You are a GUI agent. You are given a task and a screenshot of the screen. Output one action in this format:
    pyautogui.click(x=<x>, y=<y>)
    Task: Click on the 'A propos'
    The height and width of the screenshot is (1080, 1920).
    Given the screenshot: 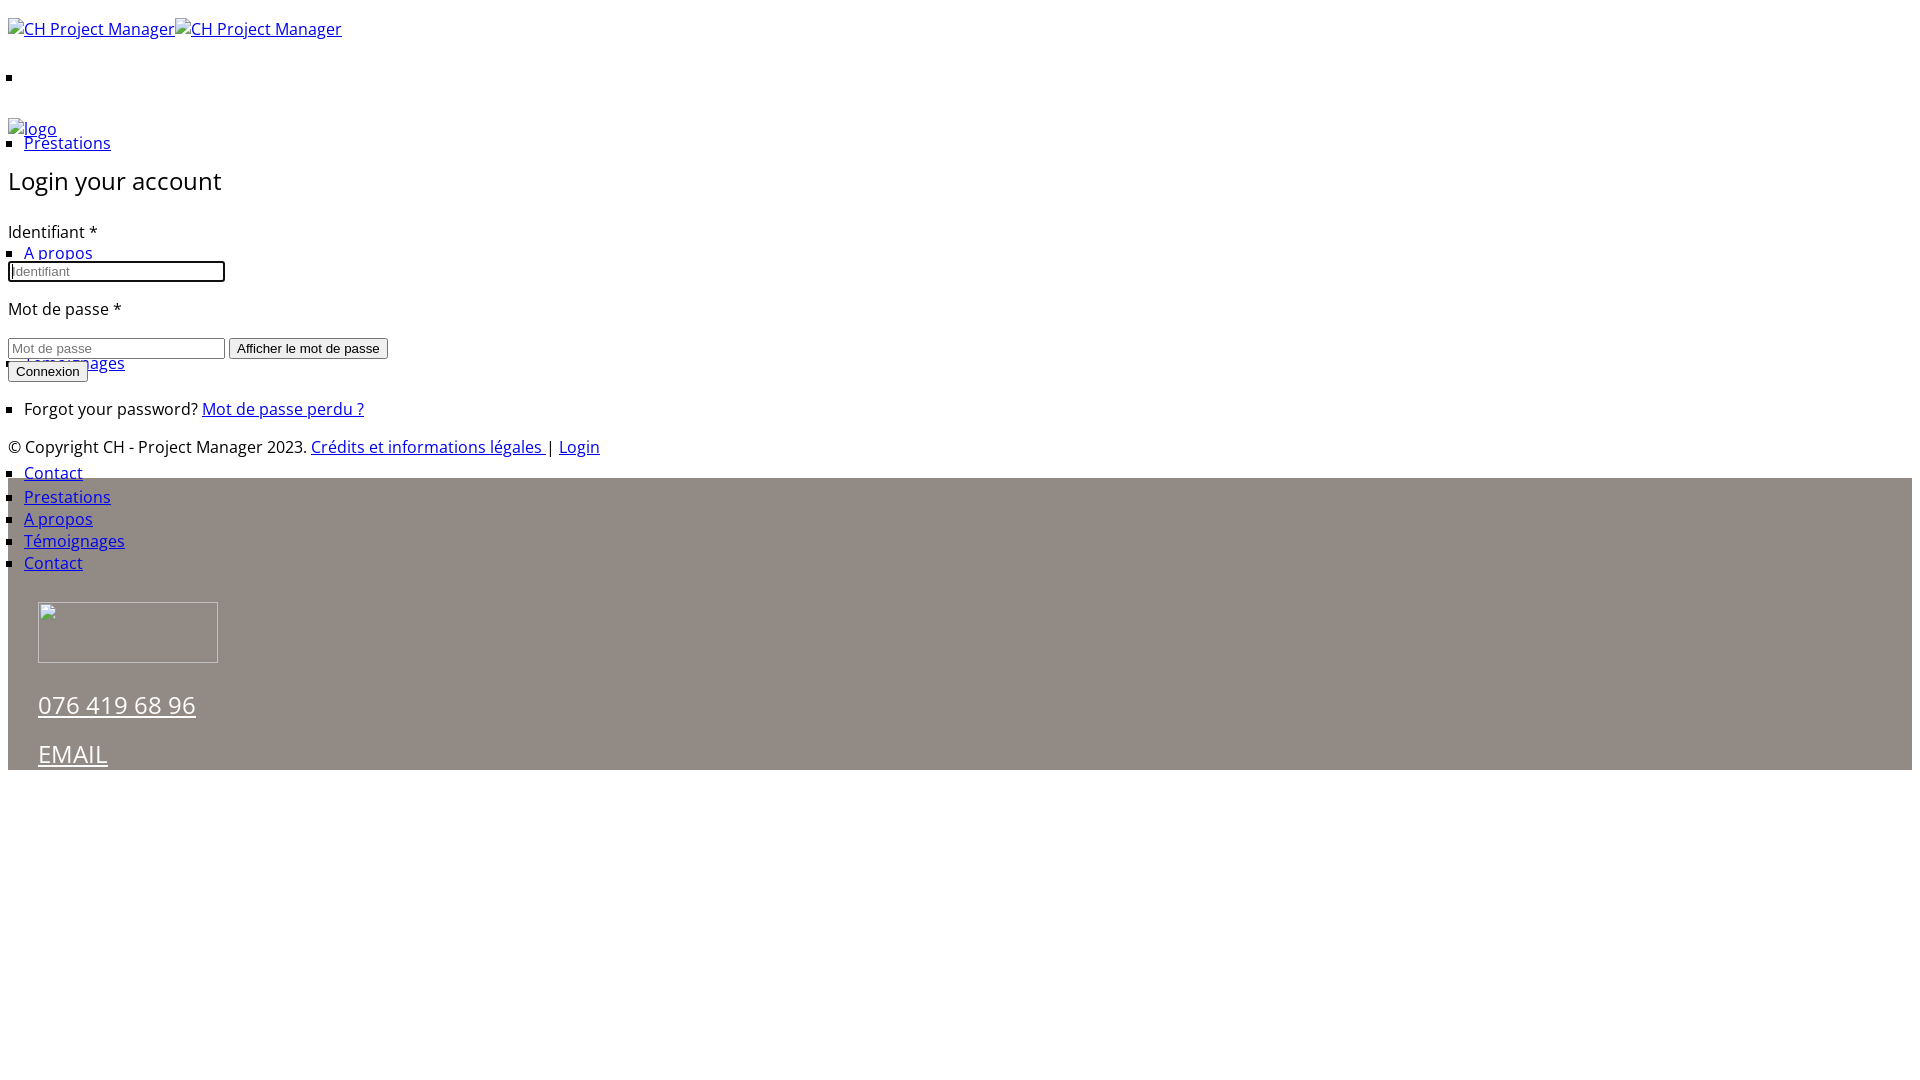 What is the action you would take?
    pyautogui.click(x=58, y=252)
    